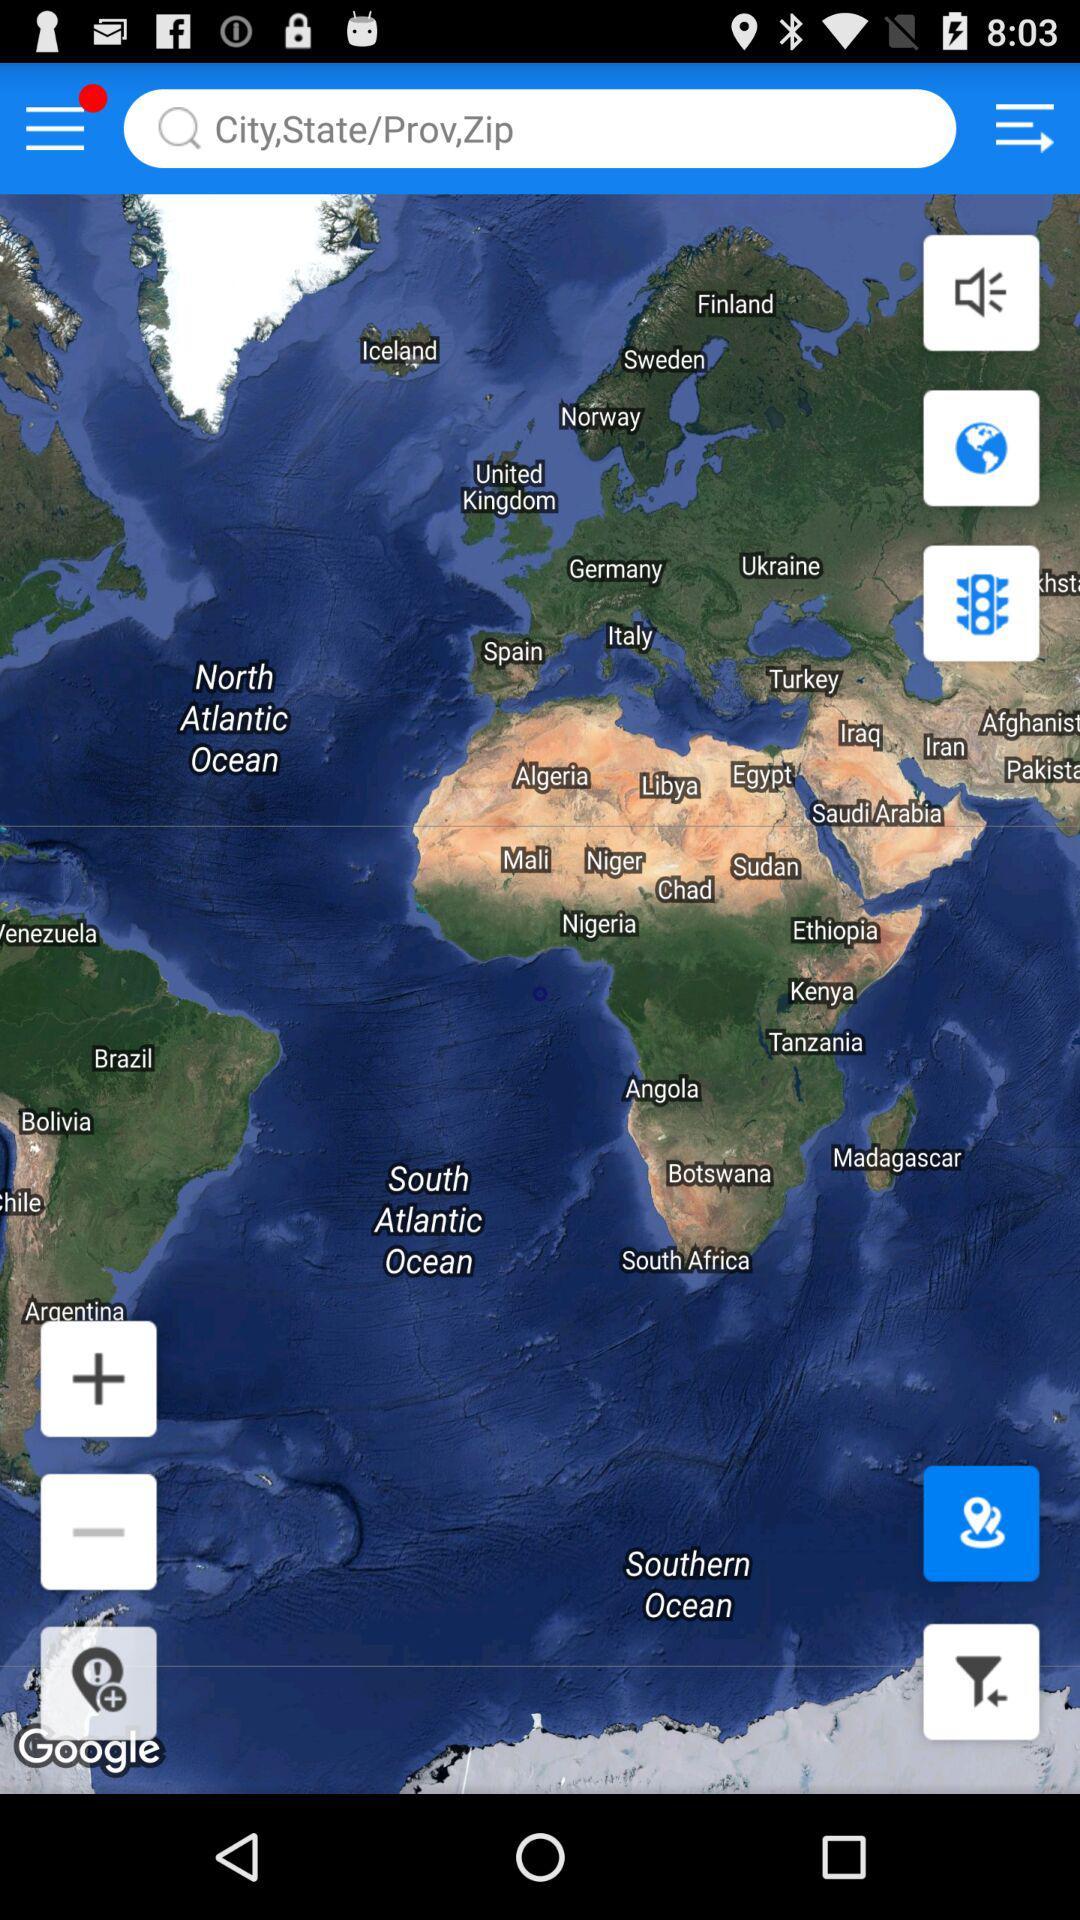 The image size is (1080, 1920). I want to click on open menu, so click(54, 127).